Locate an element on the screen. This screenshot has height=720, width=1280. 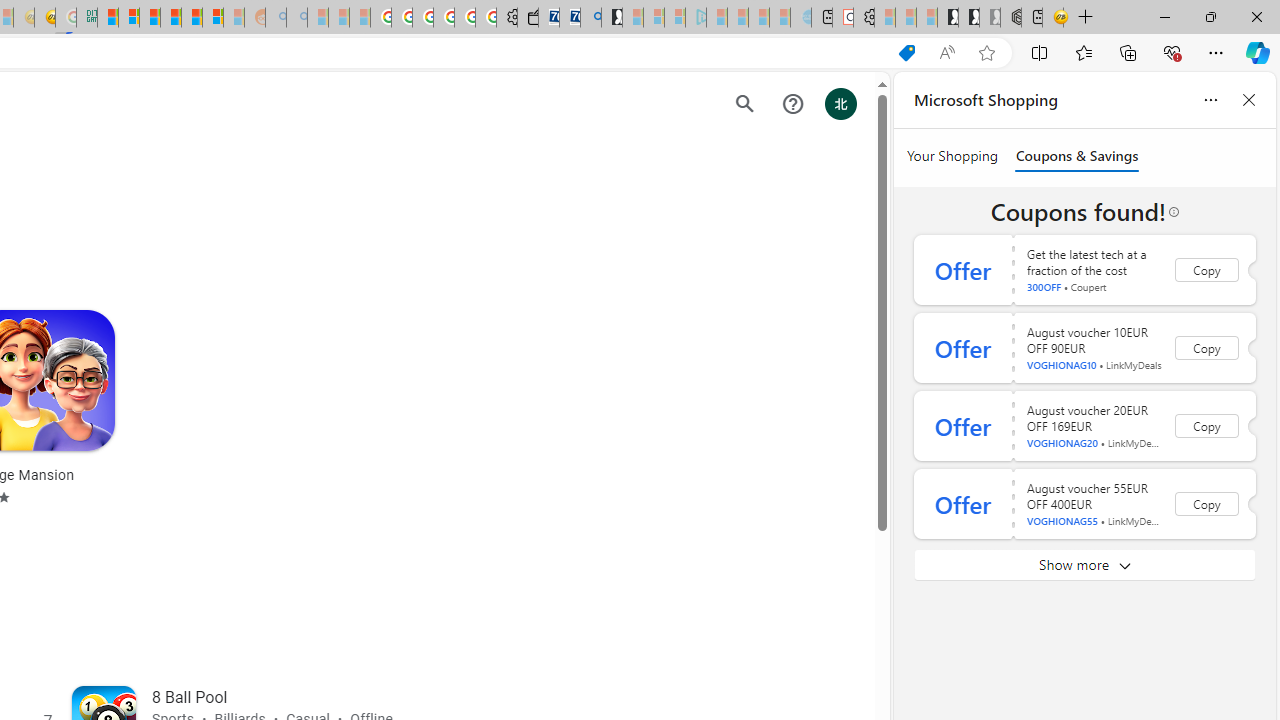
'Play Free Online Games | Games from Microsoft Start' is located at coordinates (946, 17).